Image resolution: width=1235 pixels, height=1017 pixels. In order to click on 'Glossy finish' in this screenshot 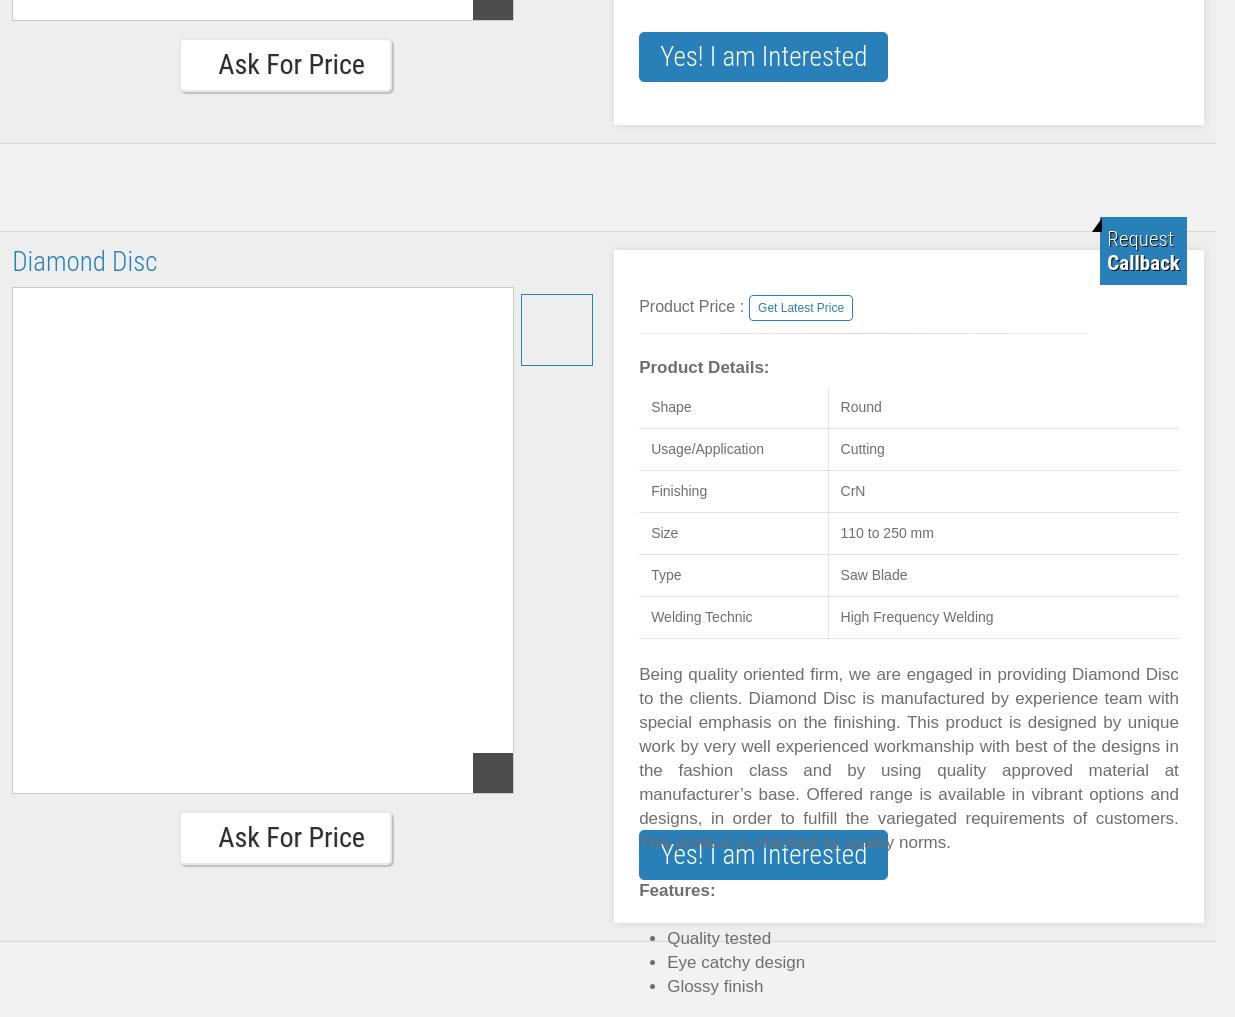, I will do `click(714, 986)`.